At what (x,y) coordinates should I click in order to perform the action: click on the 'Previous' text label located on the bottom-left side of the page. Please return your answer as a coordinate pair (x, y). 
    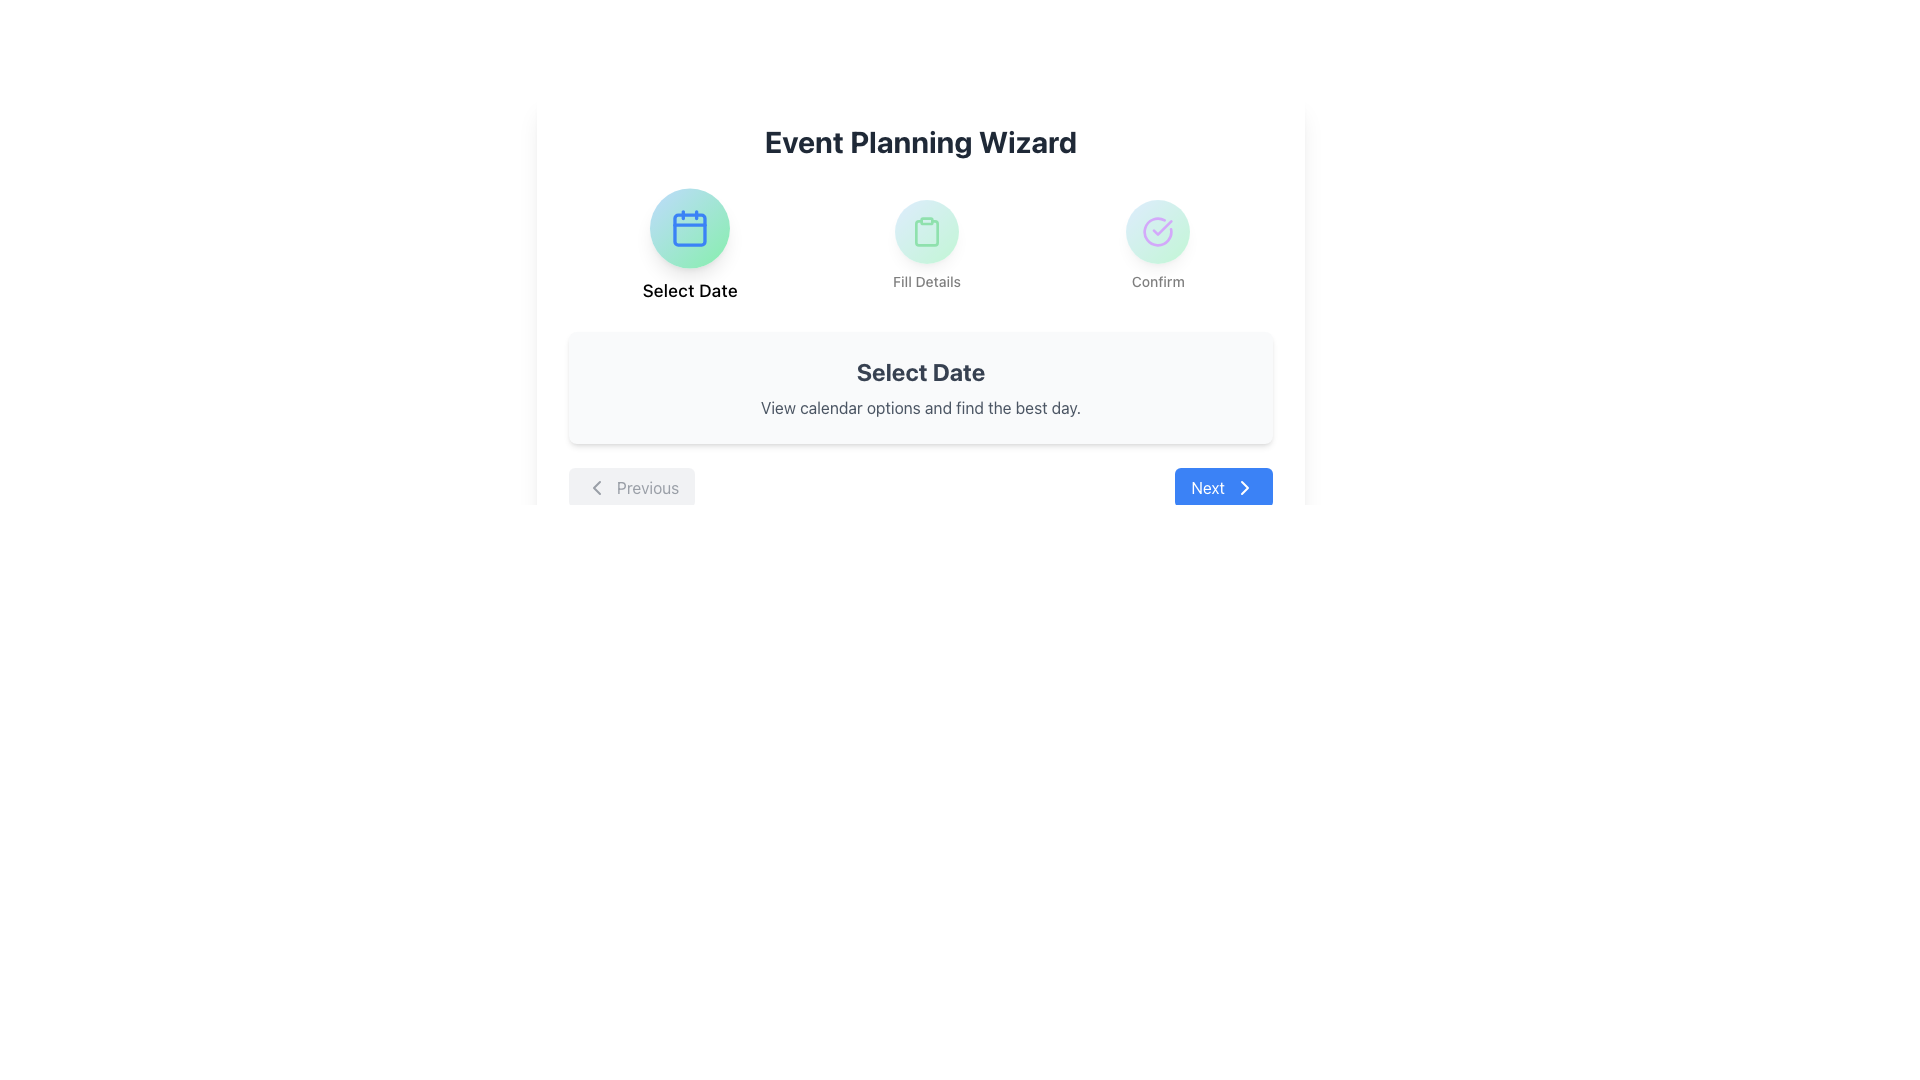
    Looking at the image, I should click on (648, 488).